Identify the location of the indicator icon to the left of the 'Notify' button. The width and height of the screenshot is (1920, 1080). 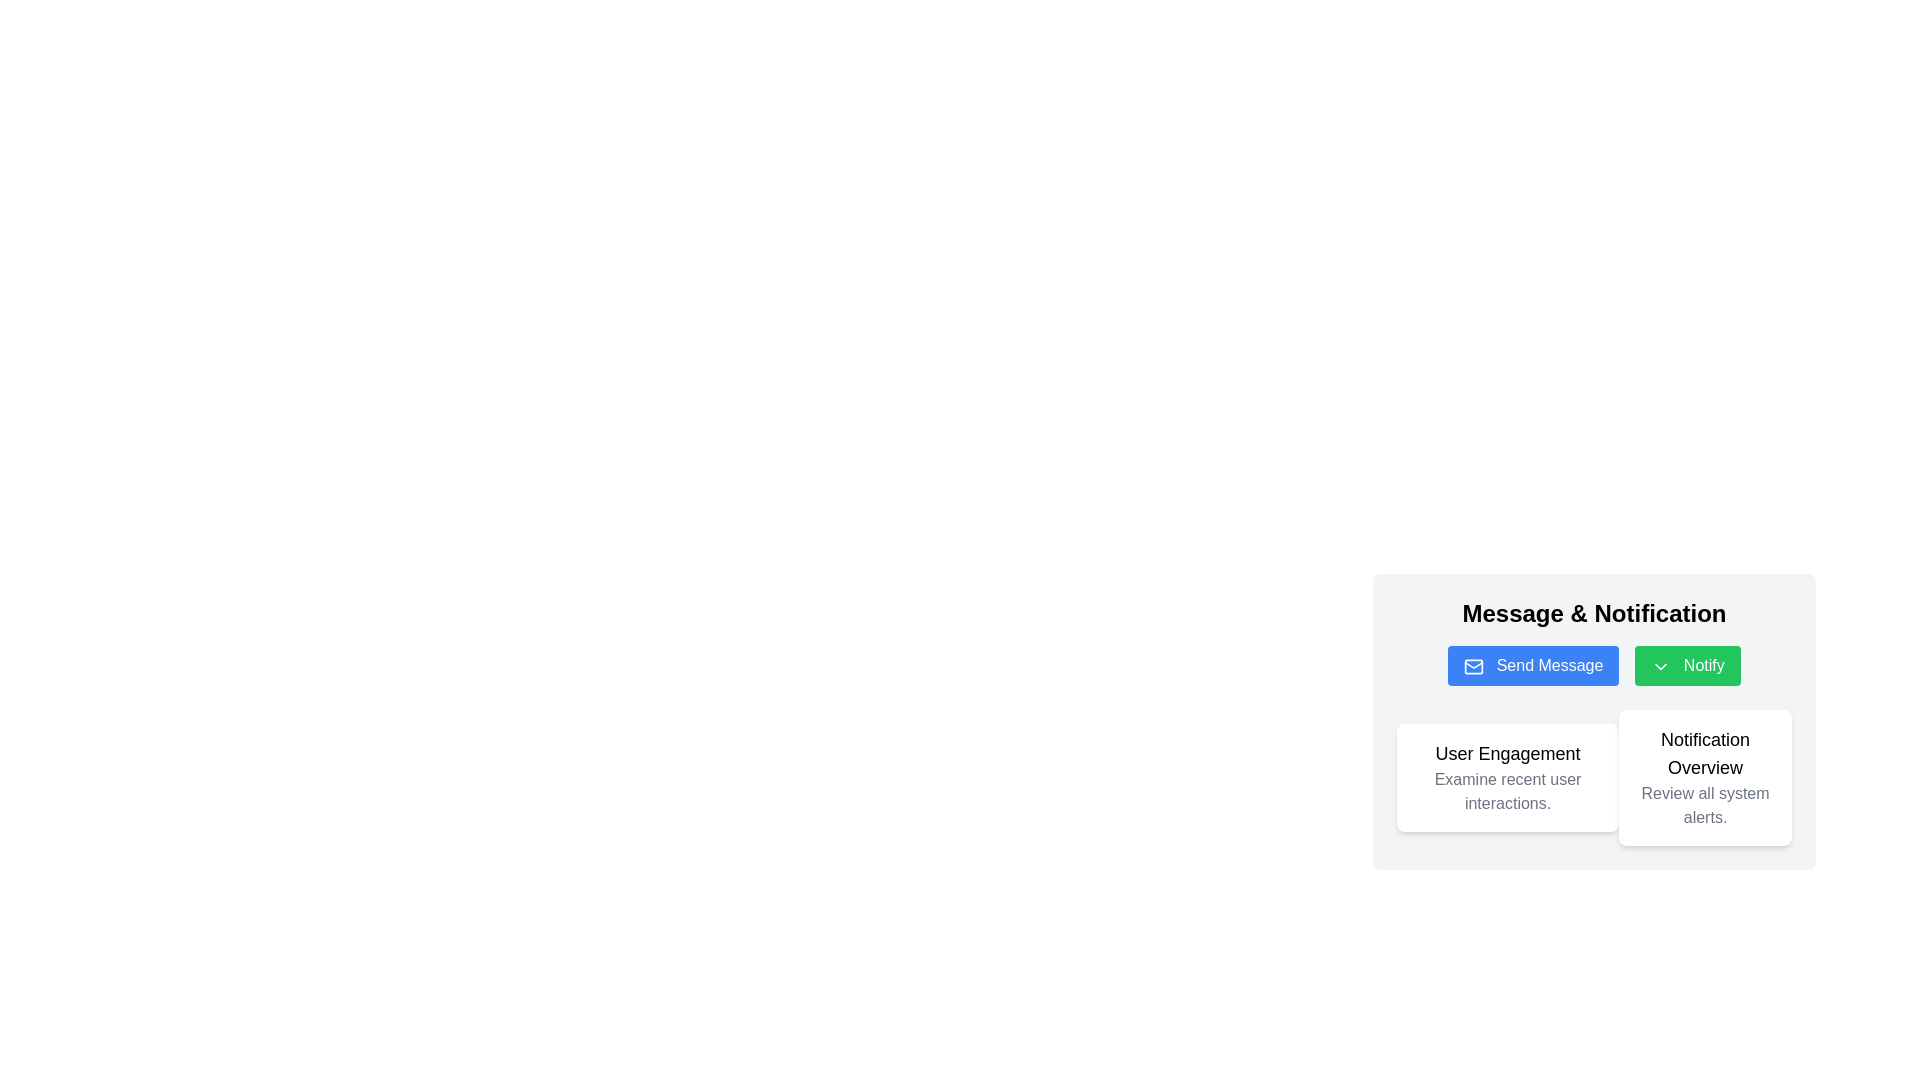
(1661, 666).